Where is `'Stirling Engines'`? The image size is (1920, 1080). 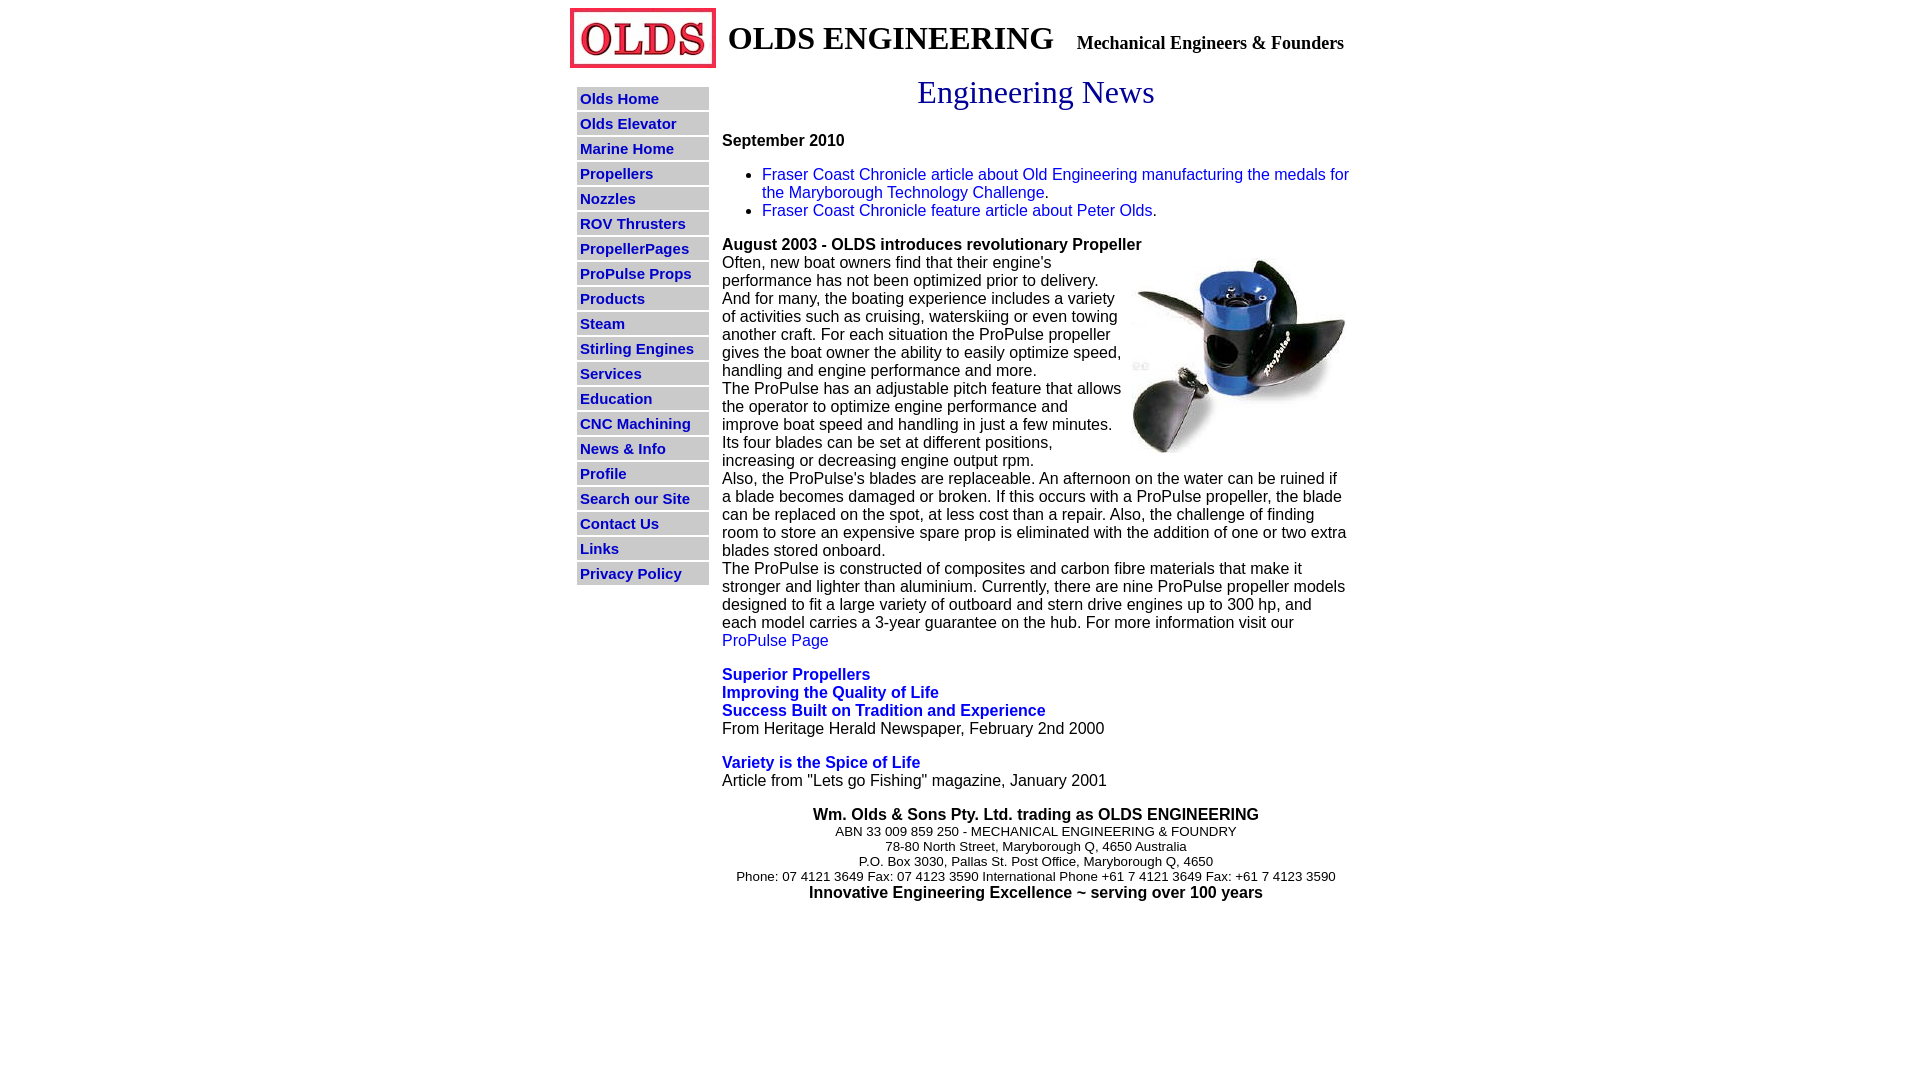
'Stirling Engines' is located at coordinates (575, 347).